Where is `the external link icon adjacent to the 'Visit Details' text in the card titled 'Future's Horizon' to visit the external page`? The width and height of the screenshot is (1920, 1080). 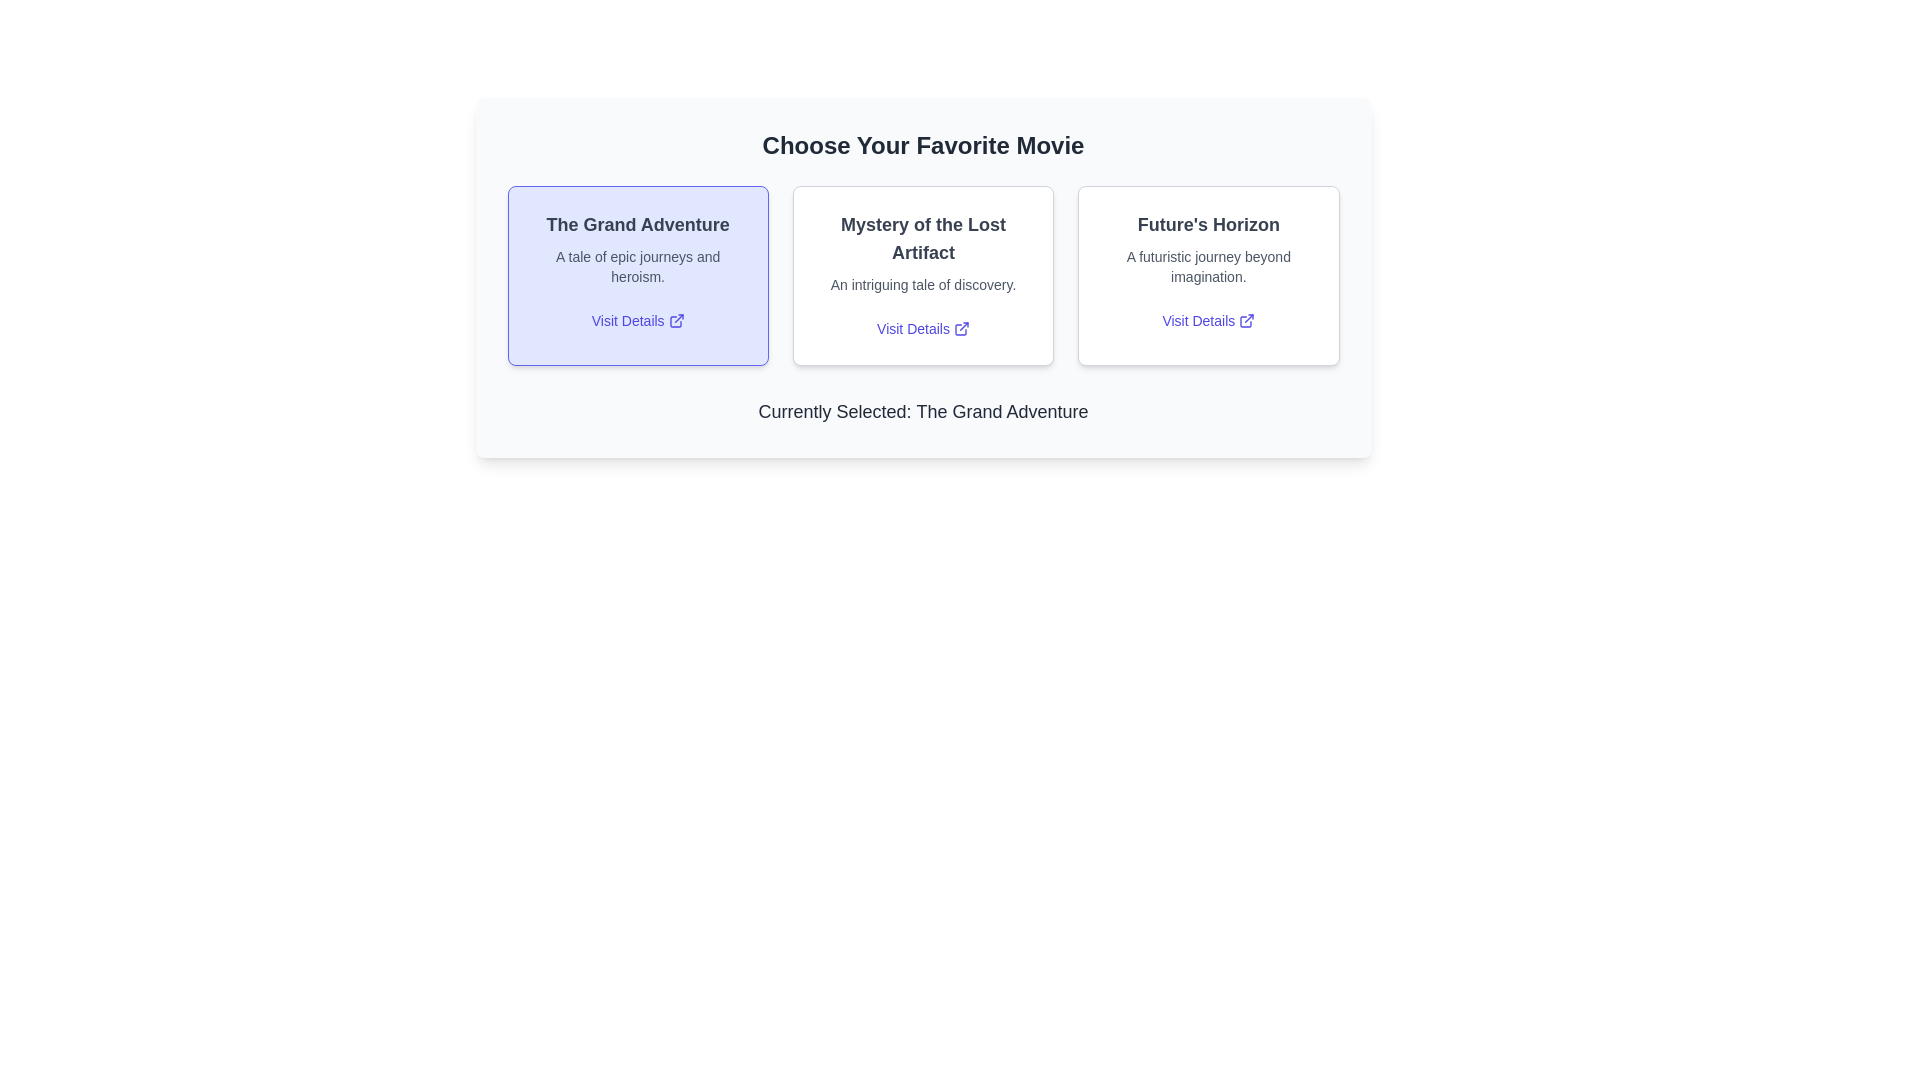 the external link icon adjacent to the 'Visit Details' text in the card titled 'Future's Horizon' to visit the external page is located at coordinates (1246, 319).